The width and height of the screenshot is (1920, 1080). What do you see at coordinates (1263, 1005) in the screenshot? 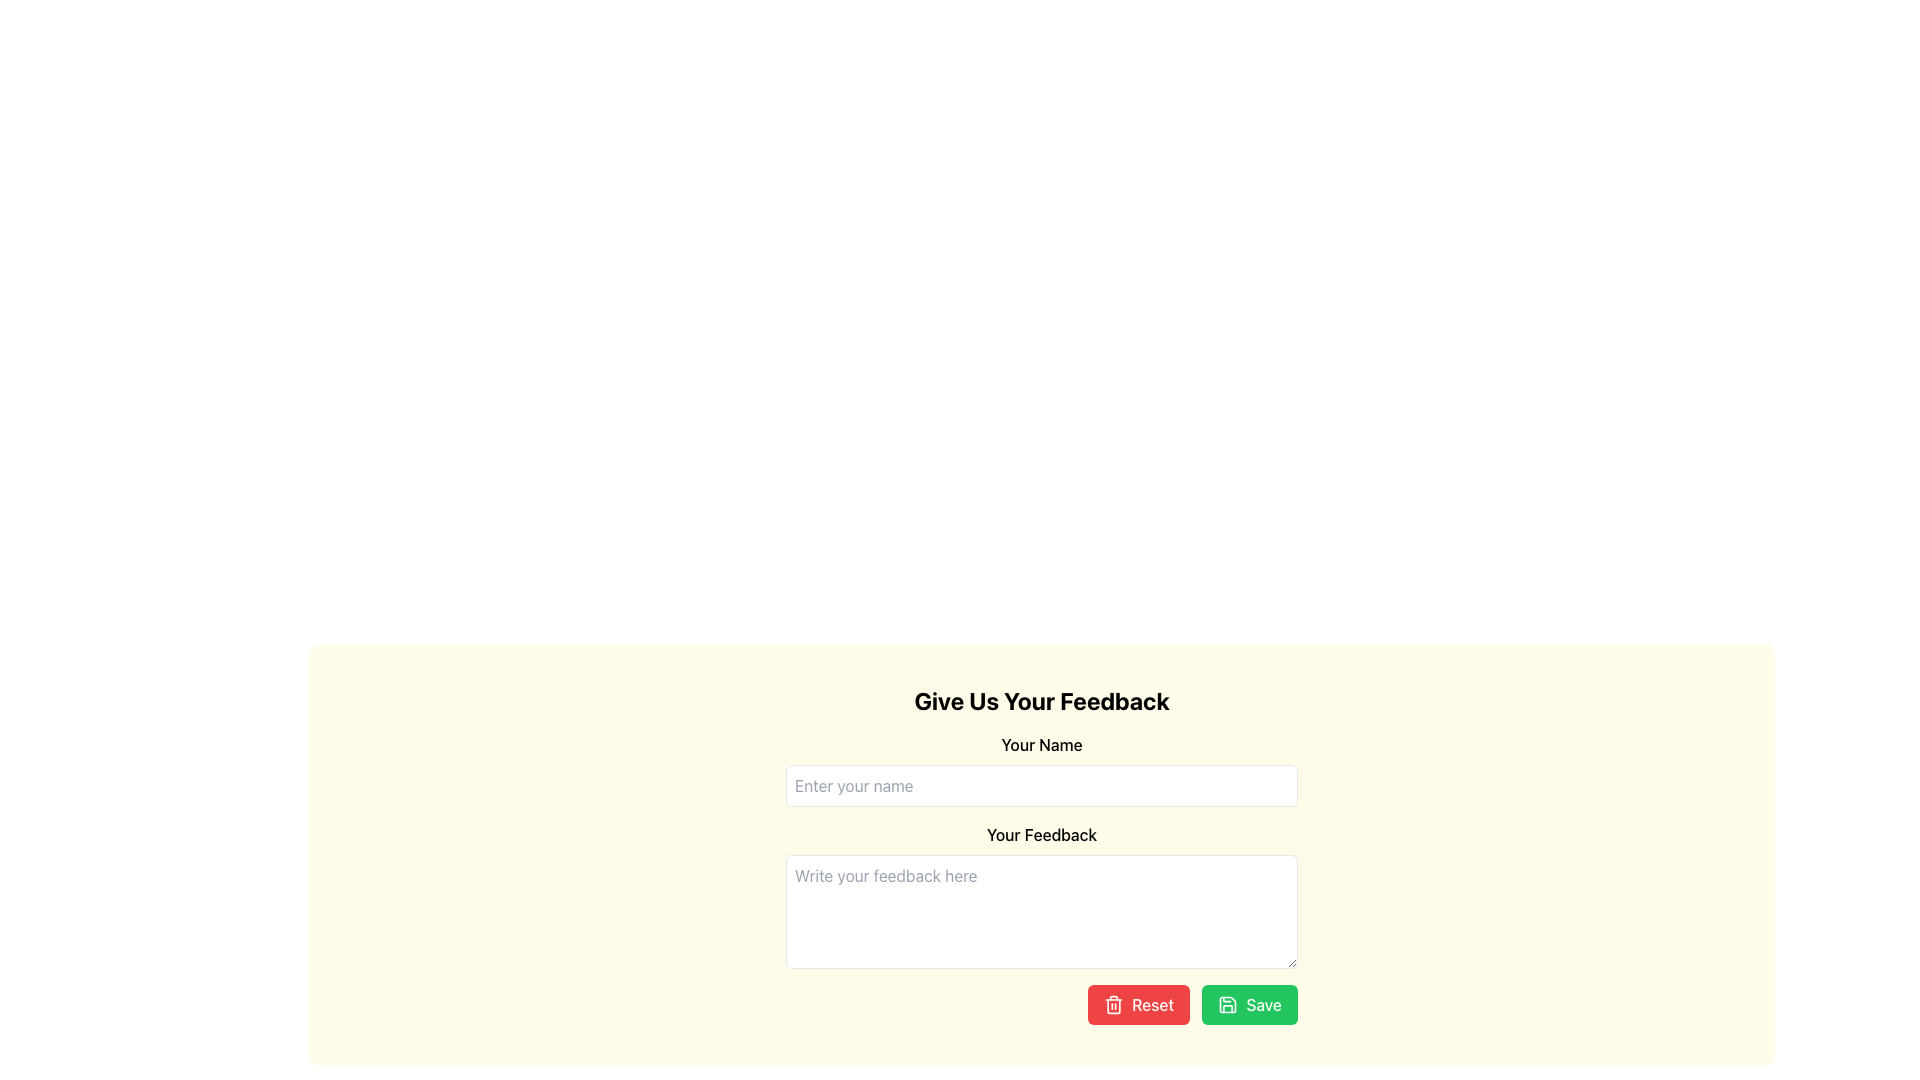
I see `the text label indicating the action of saving the feedback form, located at the bottom-right corner of the green 'Save' button` at bounding box center [1263, 1005].